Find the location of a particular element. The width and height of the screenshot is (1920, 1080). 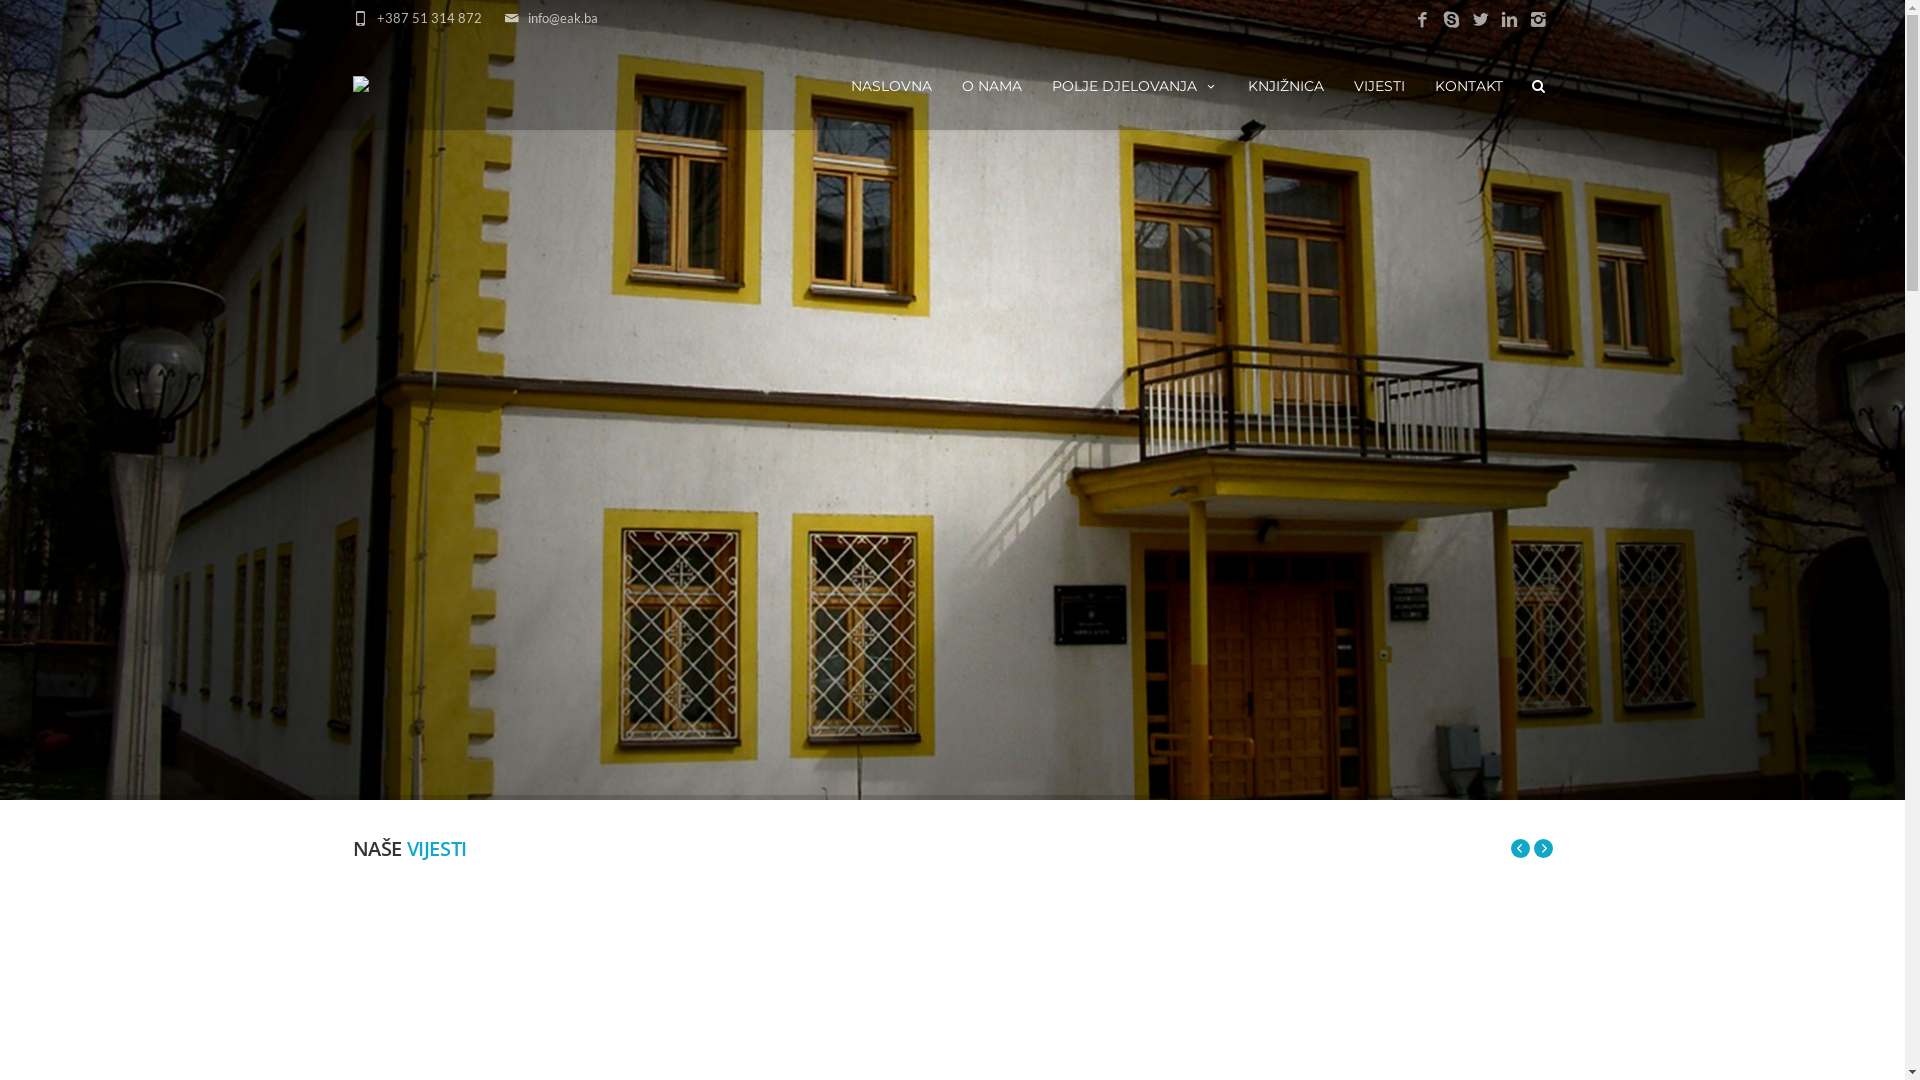

'www.eak.ba' is located at coordinates (582, 1042).